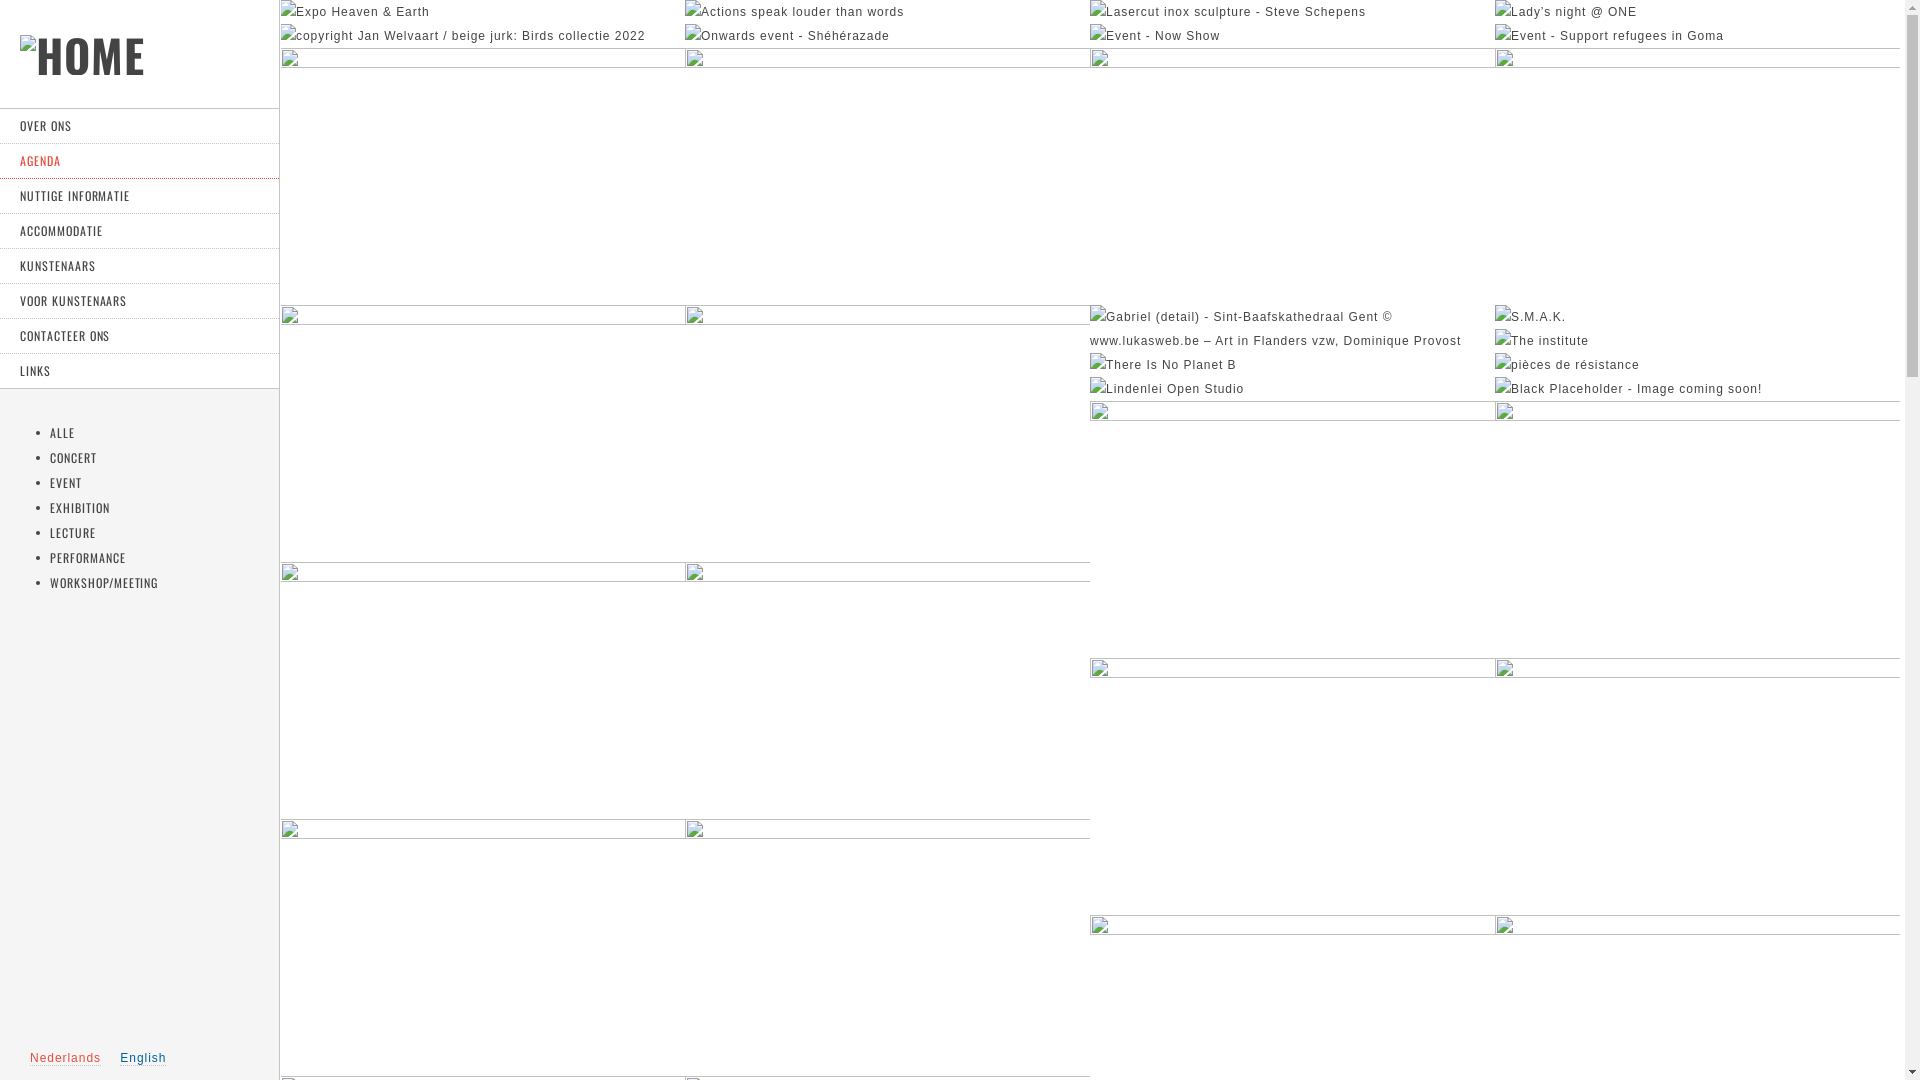 The image size is (1920, 1080). What do you see at coordinates (138, 230) in the screenshot?
I see `'ACCOMMODATIE'` at bounding box center [138, 230].